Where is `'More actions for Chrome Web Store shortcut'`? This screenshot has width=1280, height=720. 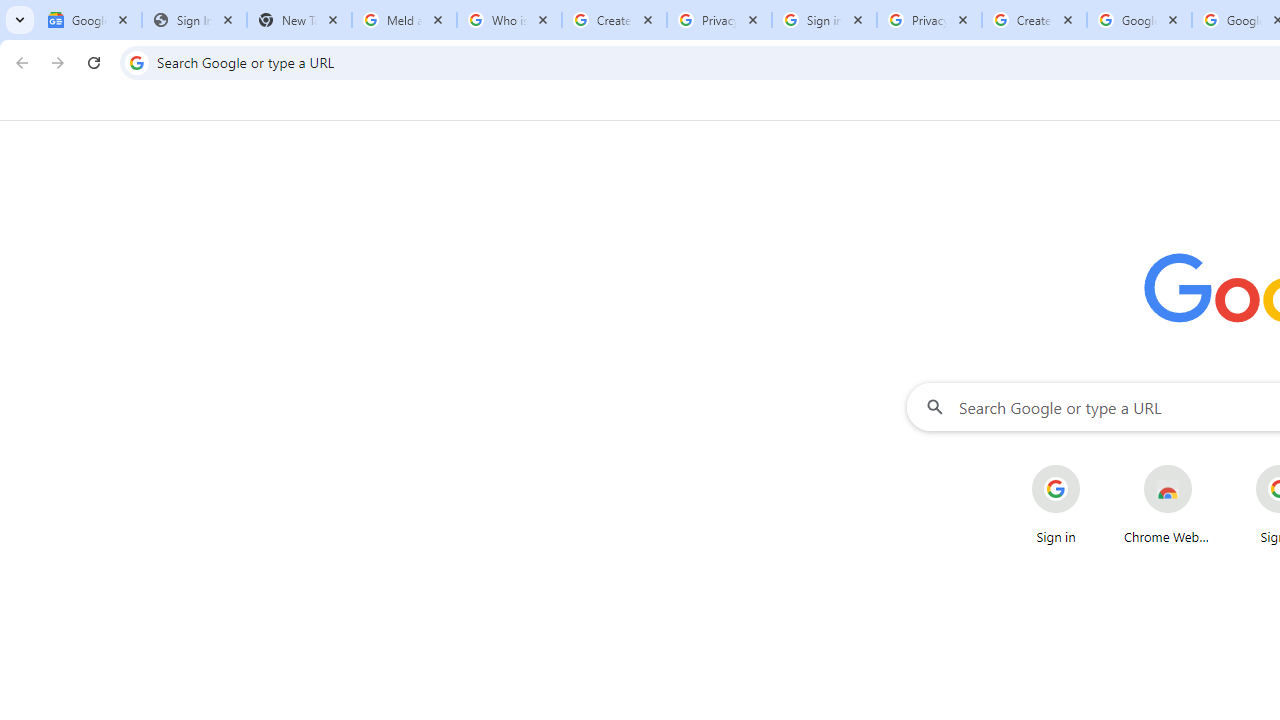 'More actions for Chrome Web Store shortcut' is located at coordinates (1207, 466).